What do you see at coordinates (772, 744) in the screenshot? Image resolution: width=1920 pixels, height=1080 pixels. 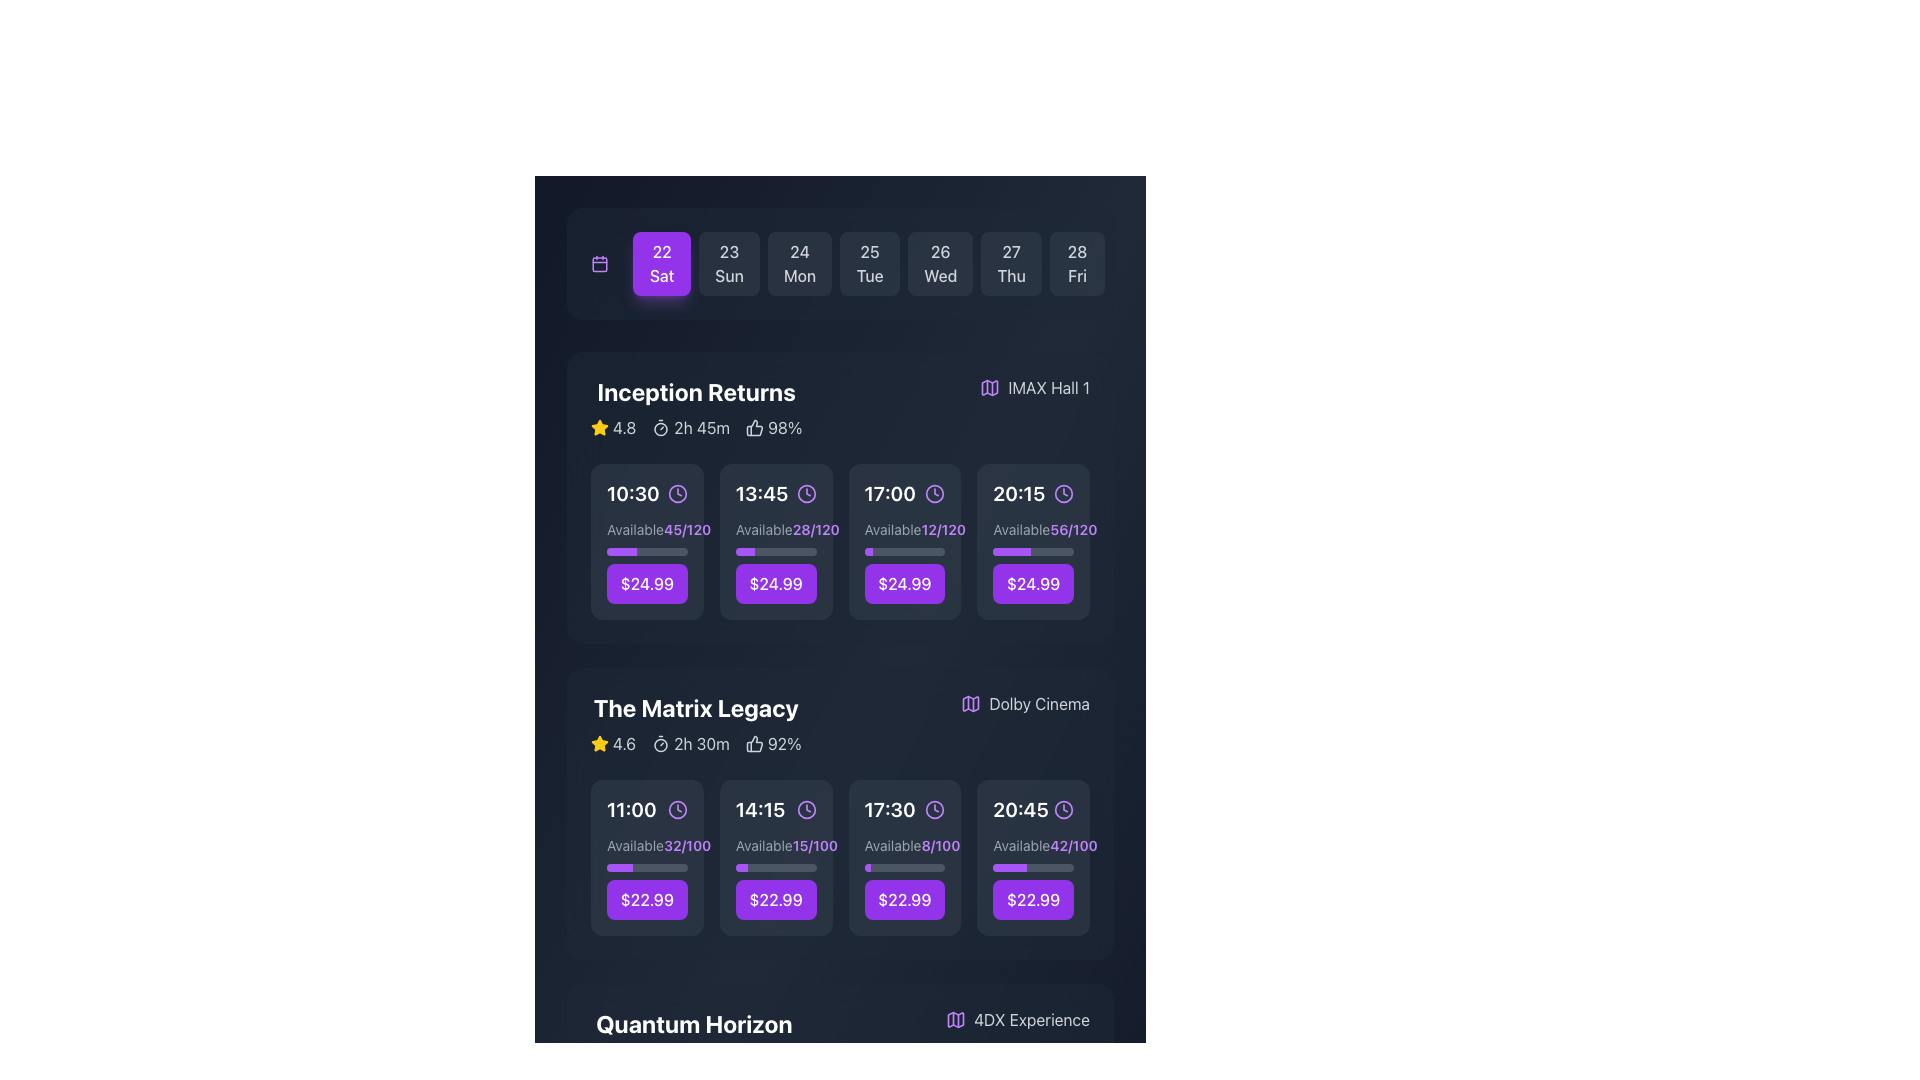 I see `the text label indicating a 92% user approval rating for 'The Matrix Legacy', located to the right of the runtime details in the schedule interface` at bounding box center [772, 744].